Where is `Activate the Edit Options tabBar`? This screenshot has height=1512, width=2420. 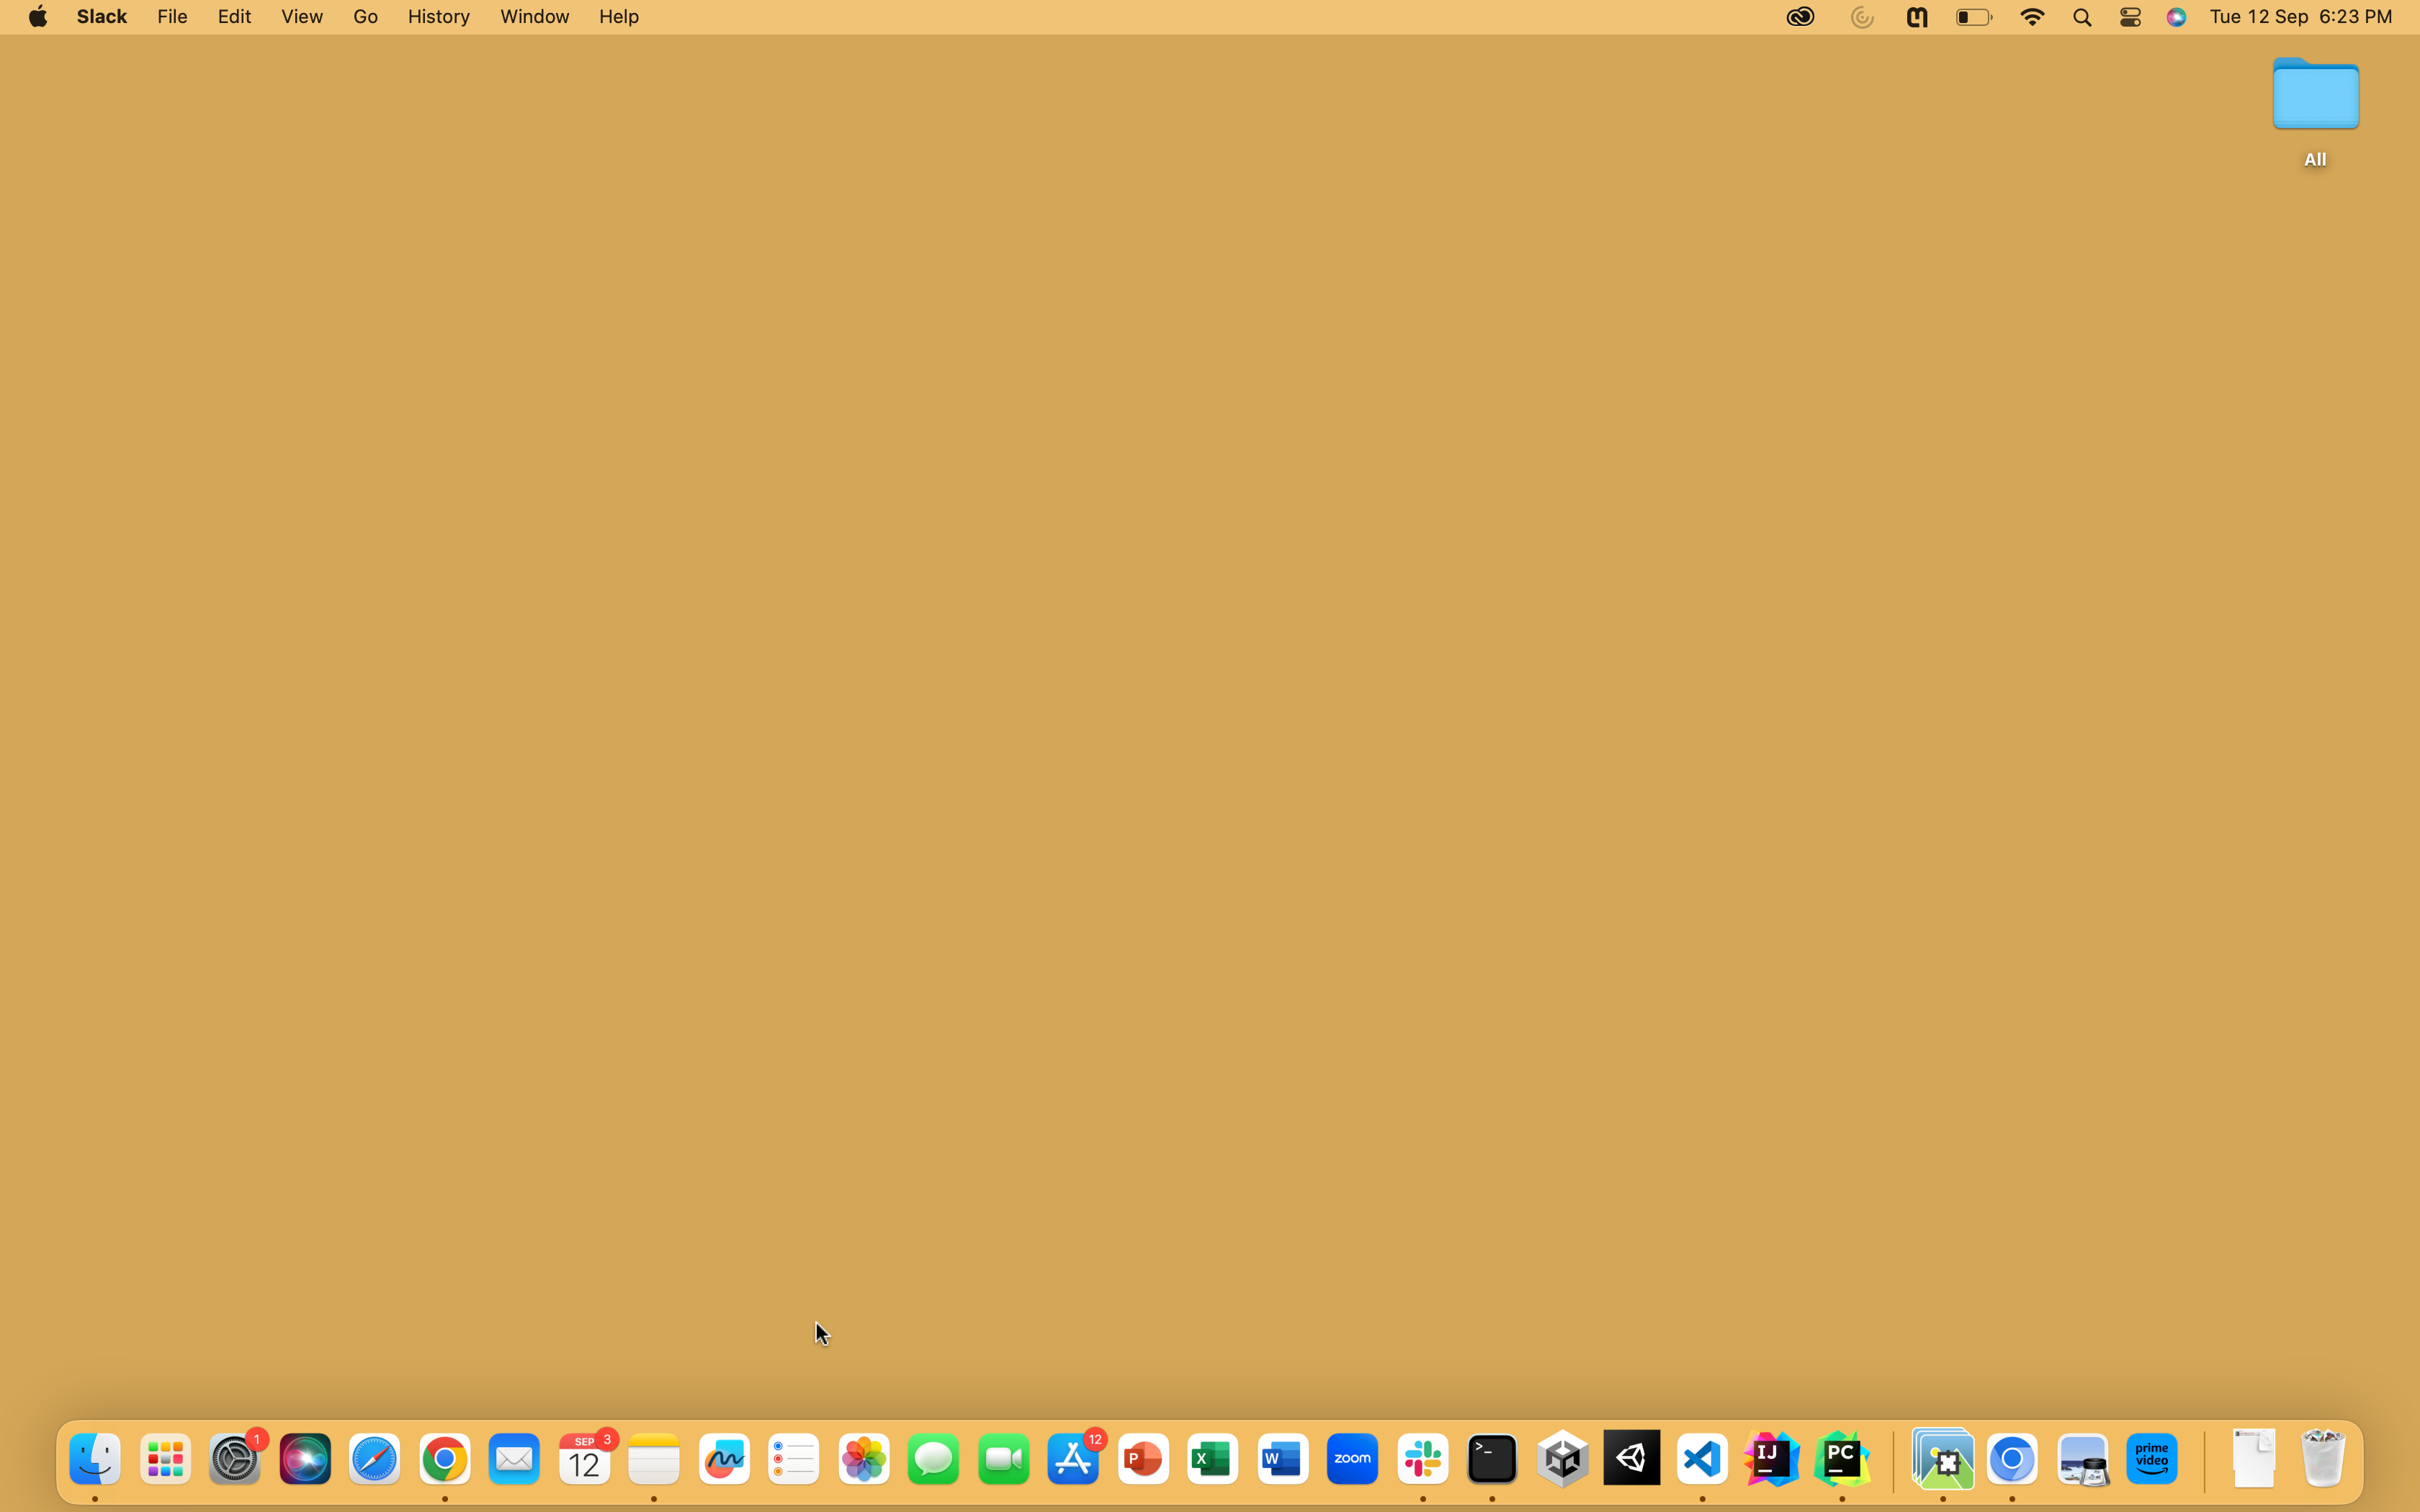 Activate the Edit Options tabBar is located at coordinates (234, 17).